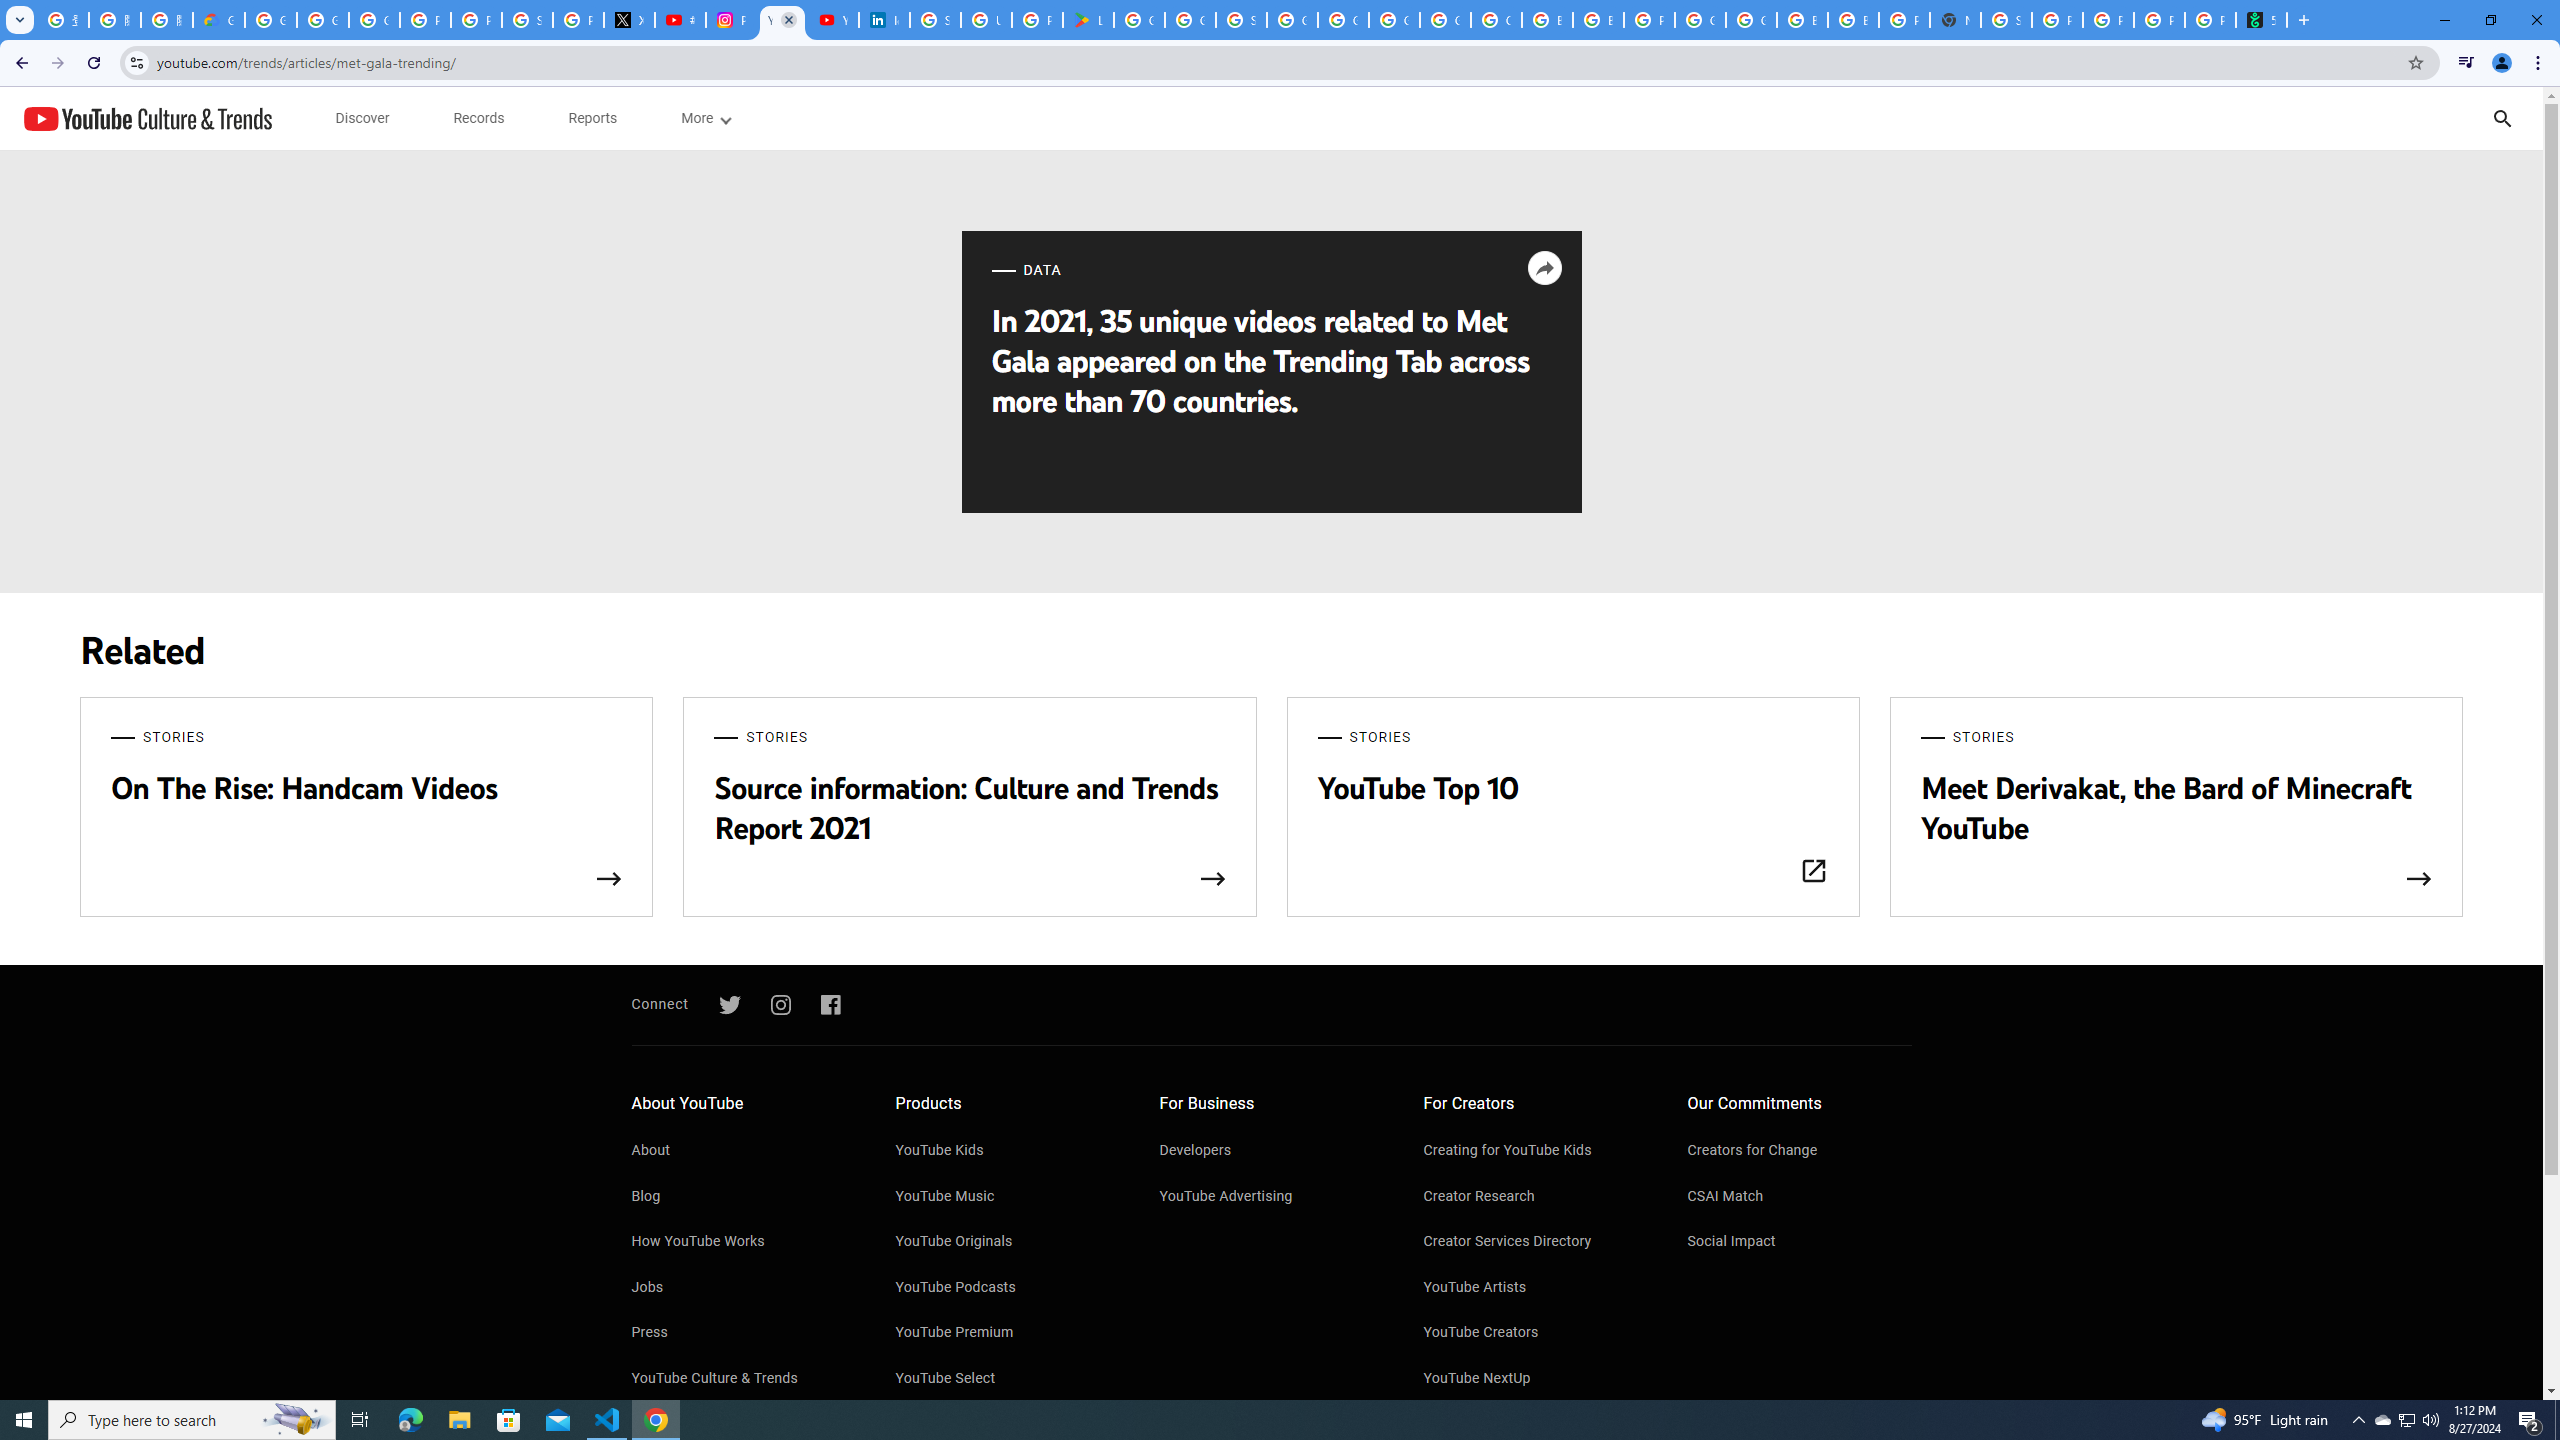 This screenshot has height=1440, width=2560. I want to click on 'Twitter', so click(729, 1004).